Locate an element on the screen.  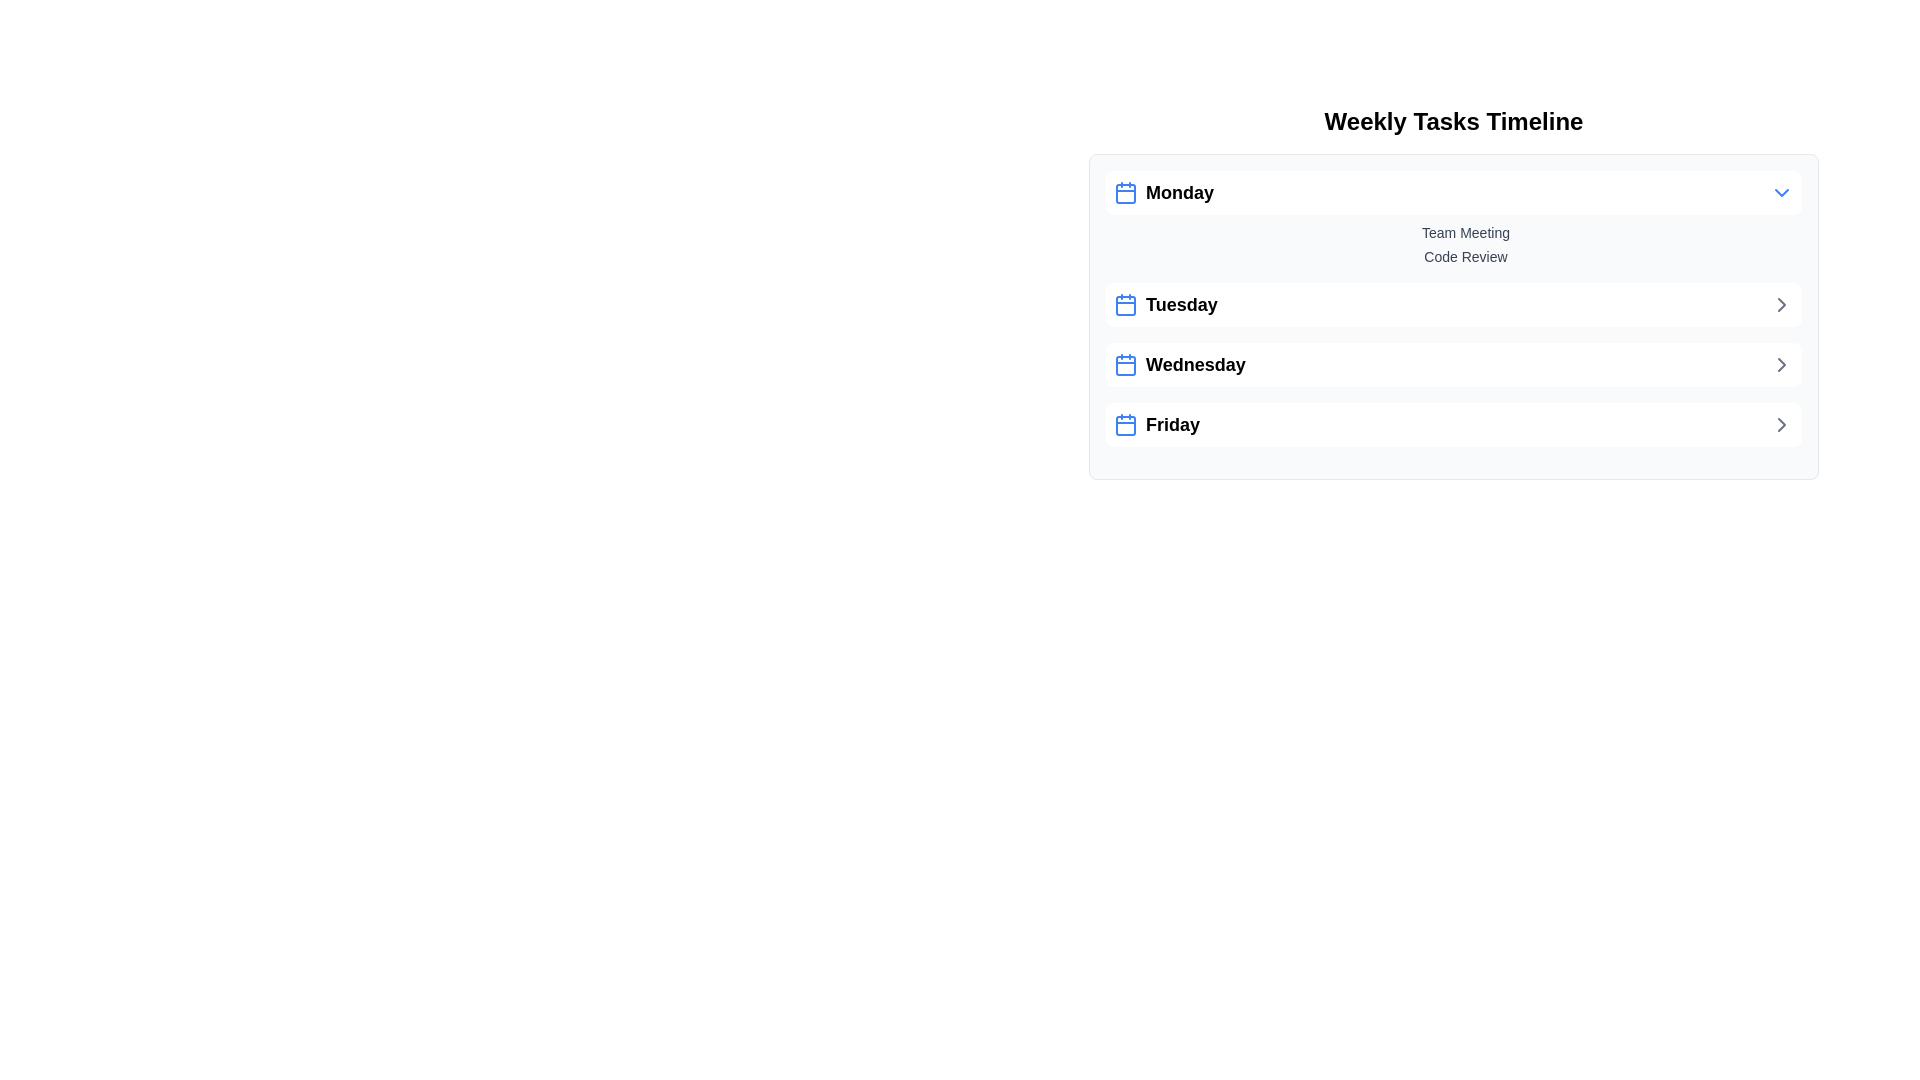
the static text label representing Tuesday in the weekly schedule, located between Monday and Wednesday in the Weekly Tasks Timeline is located at coordinates (1165, 304).